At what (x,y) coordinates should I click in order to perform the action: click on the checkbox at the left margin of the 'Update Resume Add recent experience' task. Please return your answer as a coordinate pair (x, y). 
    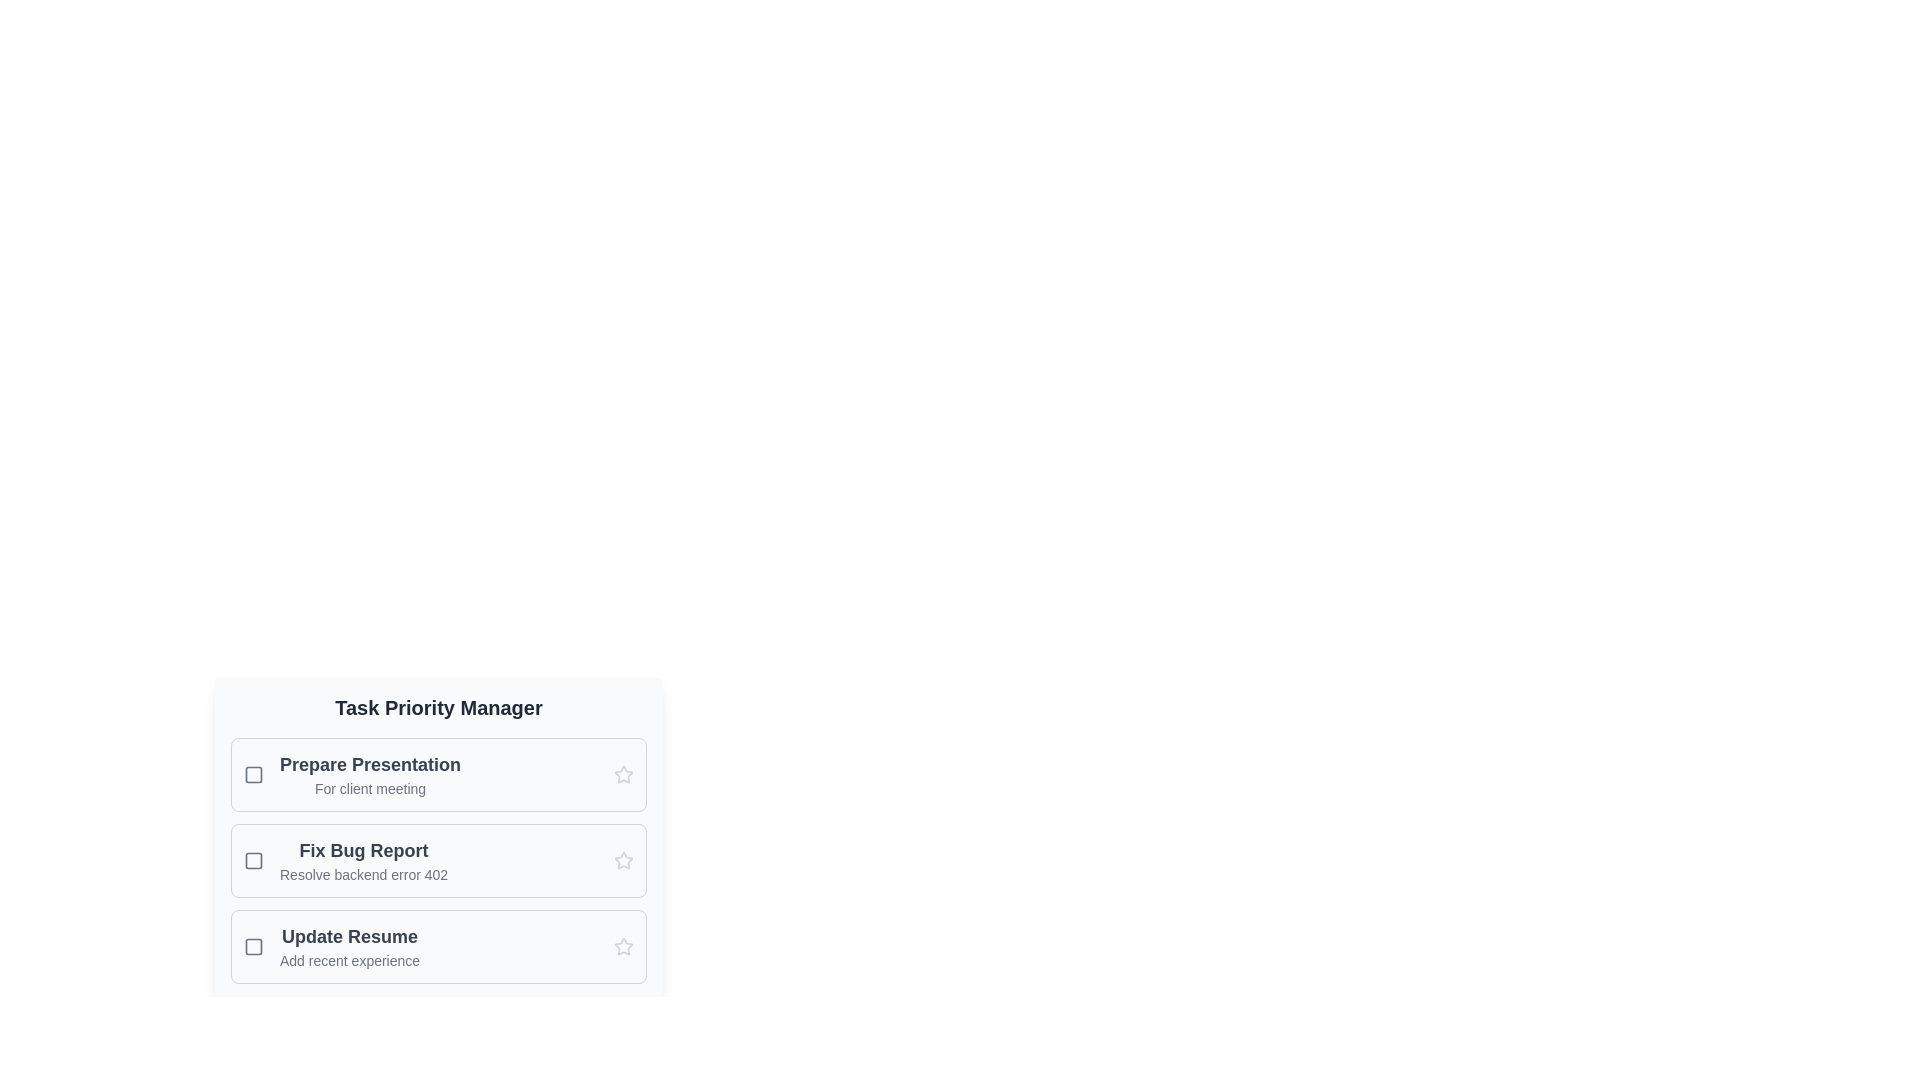
    Looking at the image, I should click on (253, 946).